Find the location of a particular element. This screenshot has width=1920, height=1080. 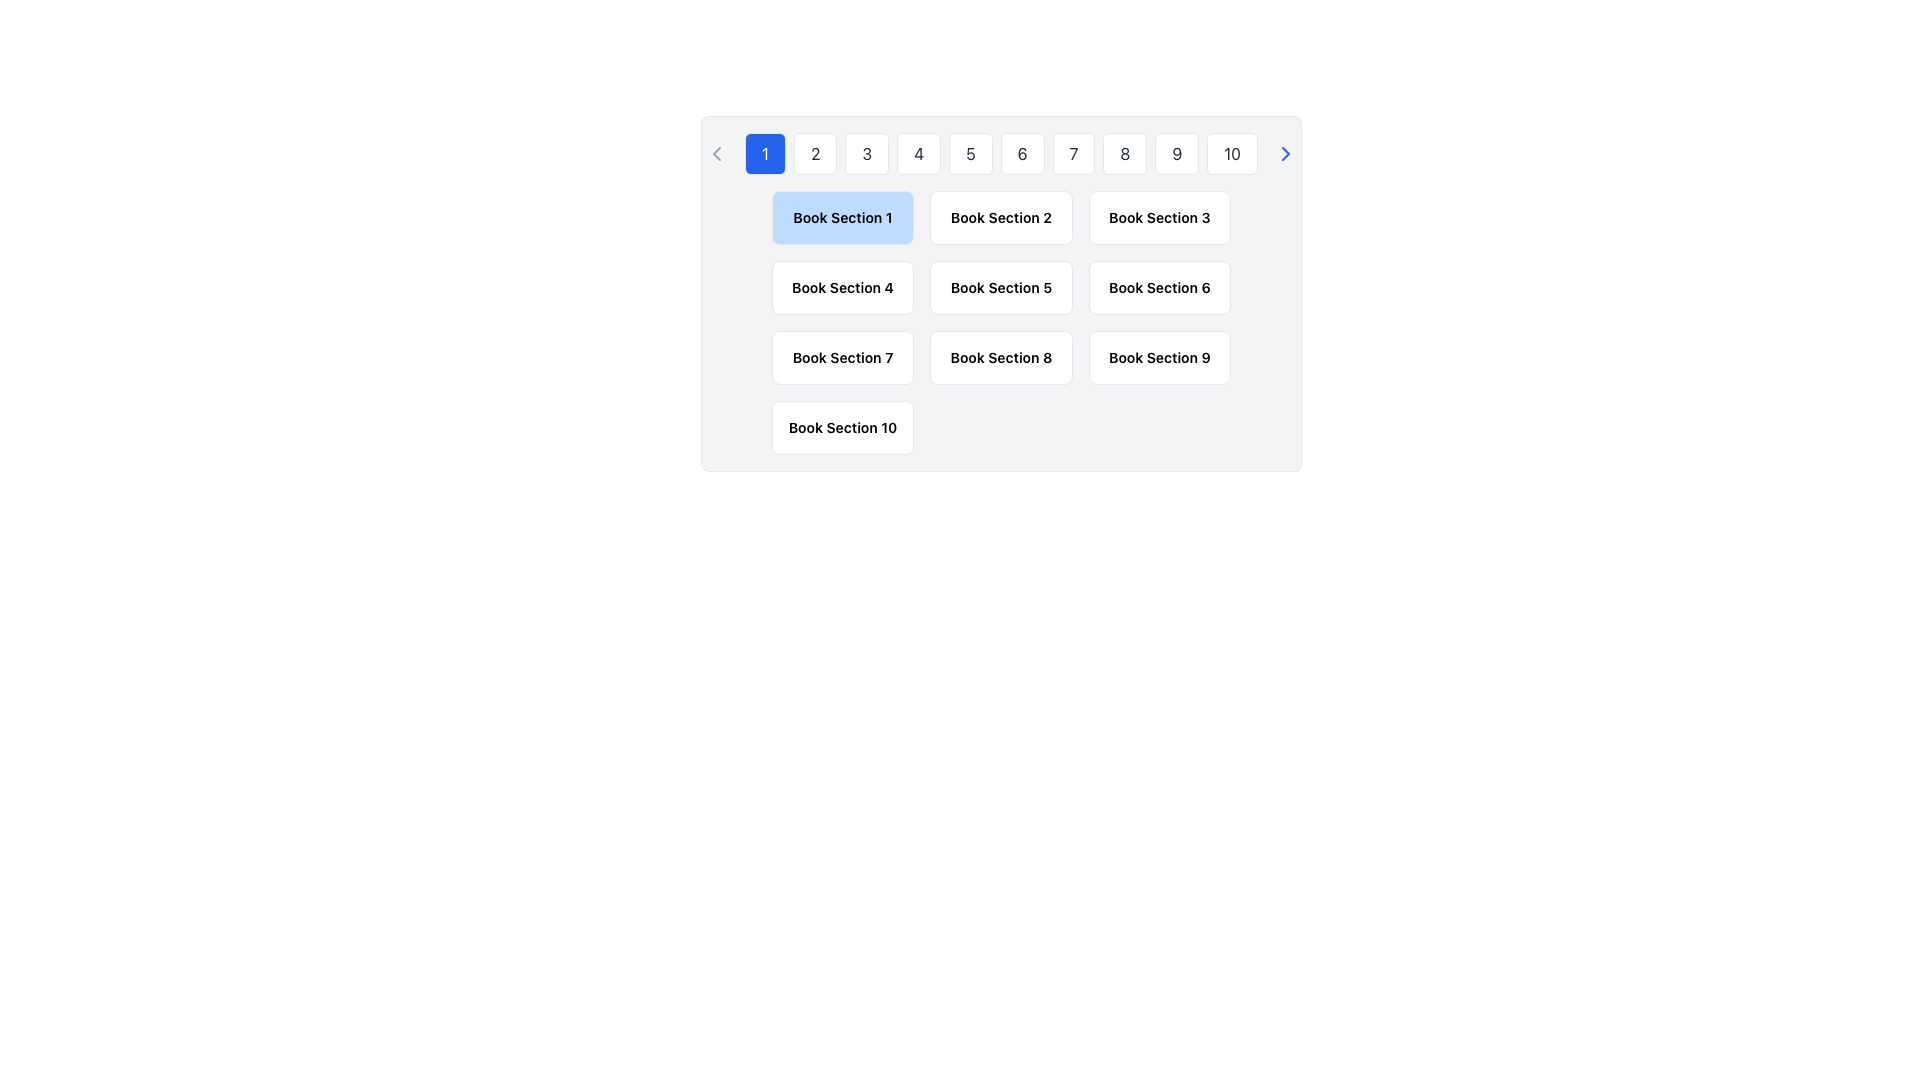

the 7th button in the pagination control is located at coordinates (1073, 153).